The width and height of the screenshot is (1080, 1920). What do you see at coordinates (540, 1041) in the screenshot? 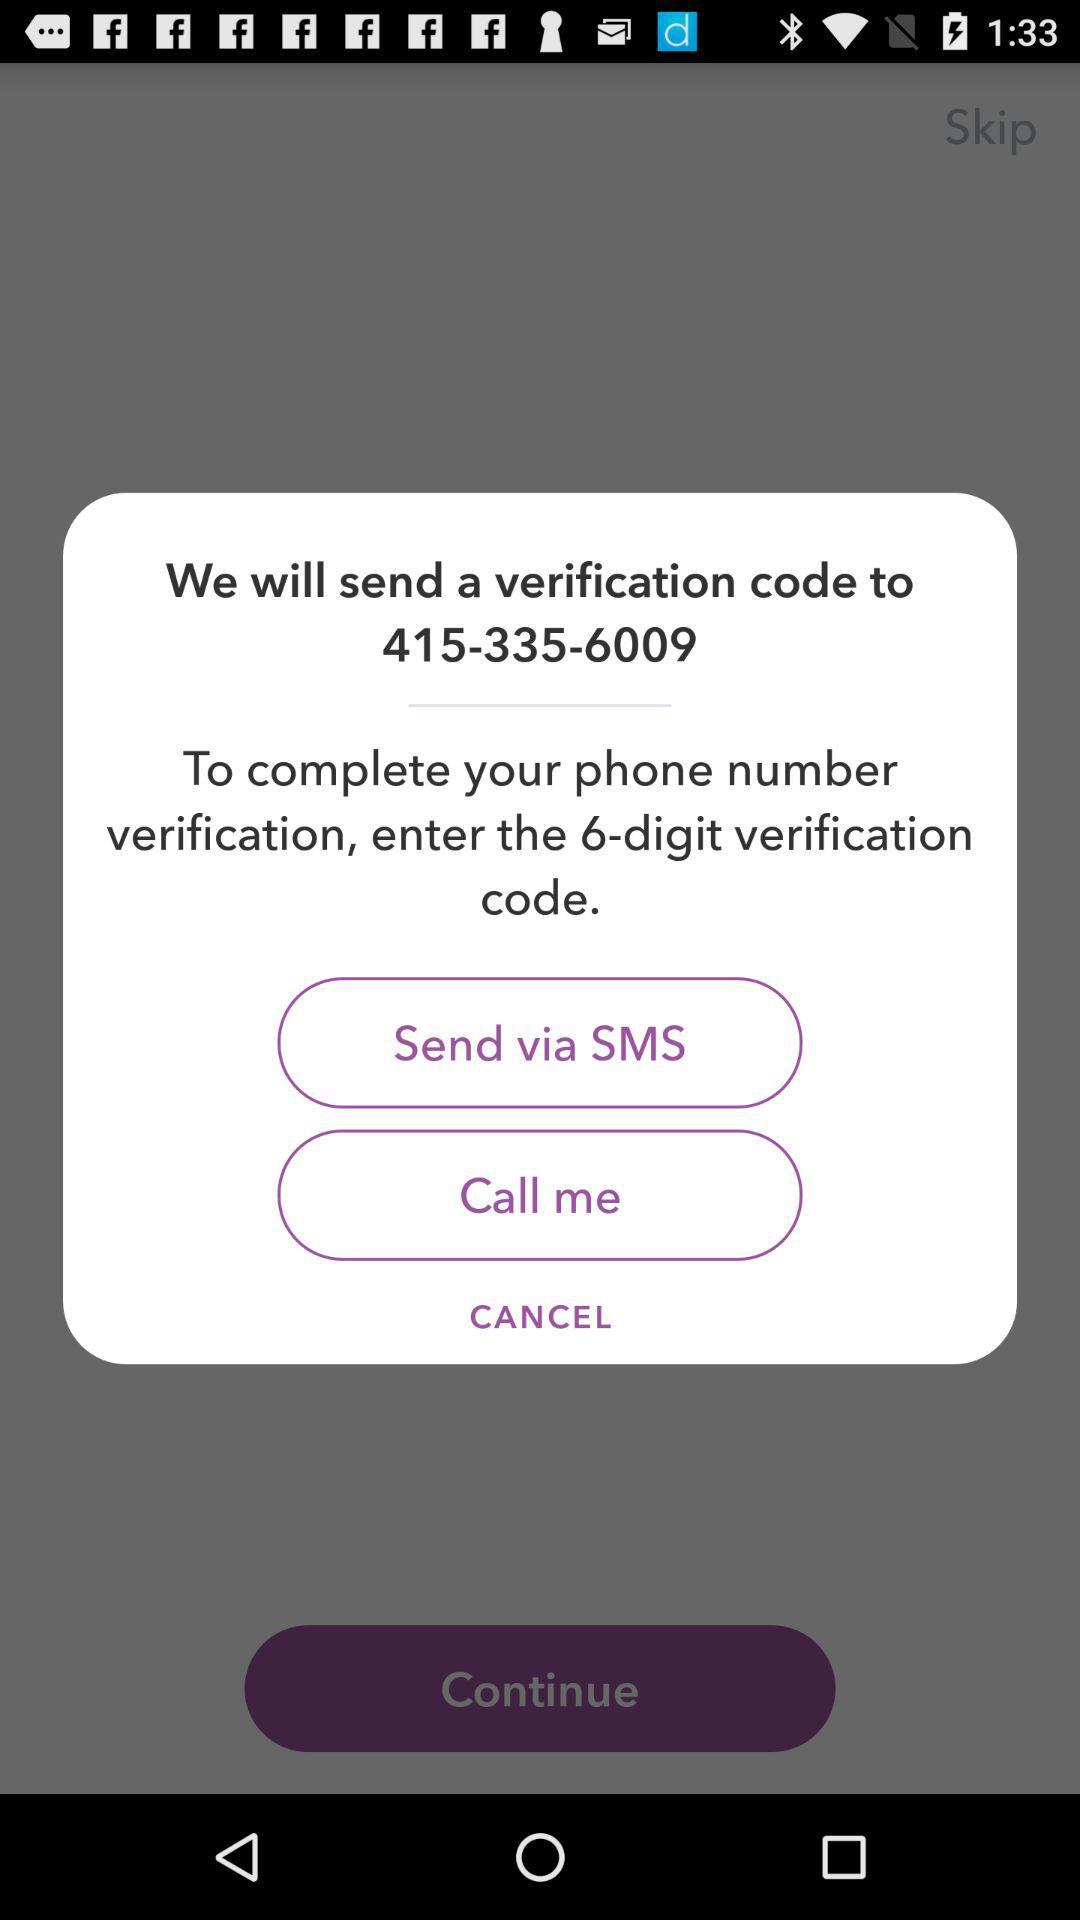
I see `the item above call me icon` at bounding box center [540, 1041].